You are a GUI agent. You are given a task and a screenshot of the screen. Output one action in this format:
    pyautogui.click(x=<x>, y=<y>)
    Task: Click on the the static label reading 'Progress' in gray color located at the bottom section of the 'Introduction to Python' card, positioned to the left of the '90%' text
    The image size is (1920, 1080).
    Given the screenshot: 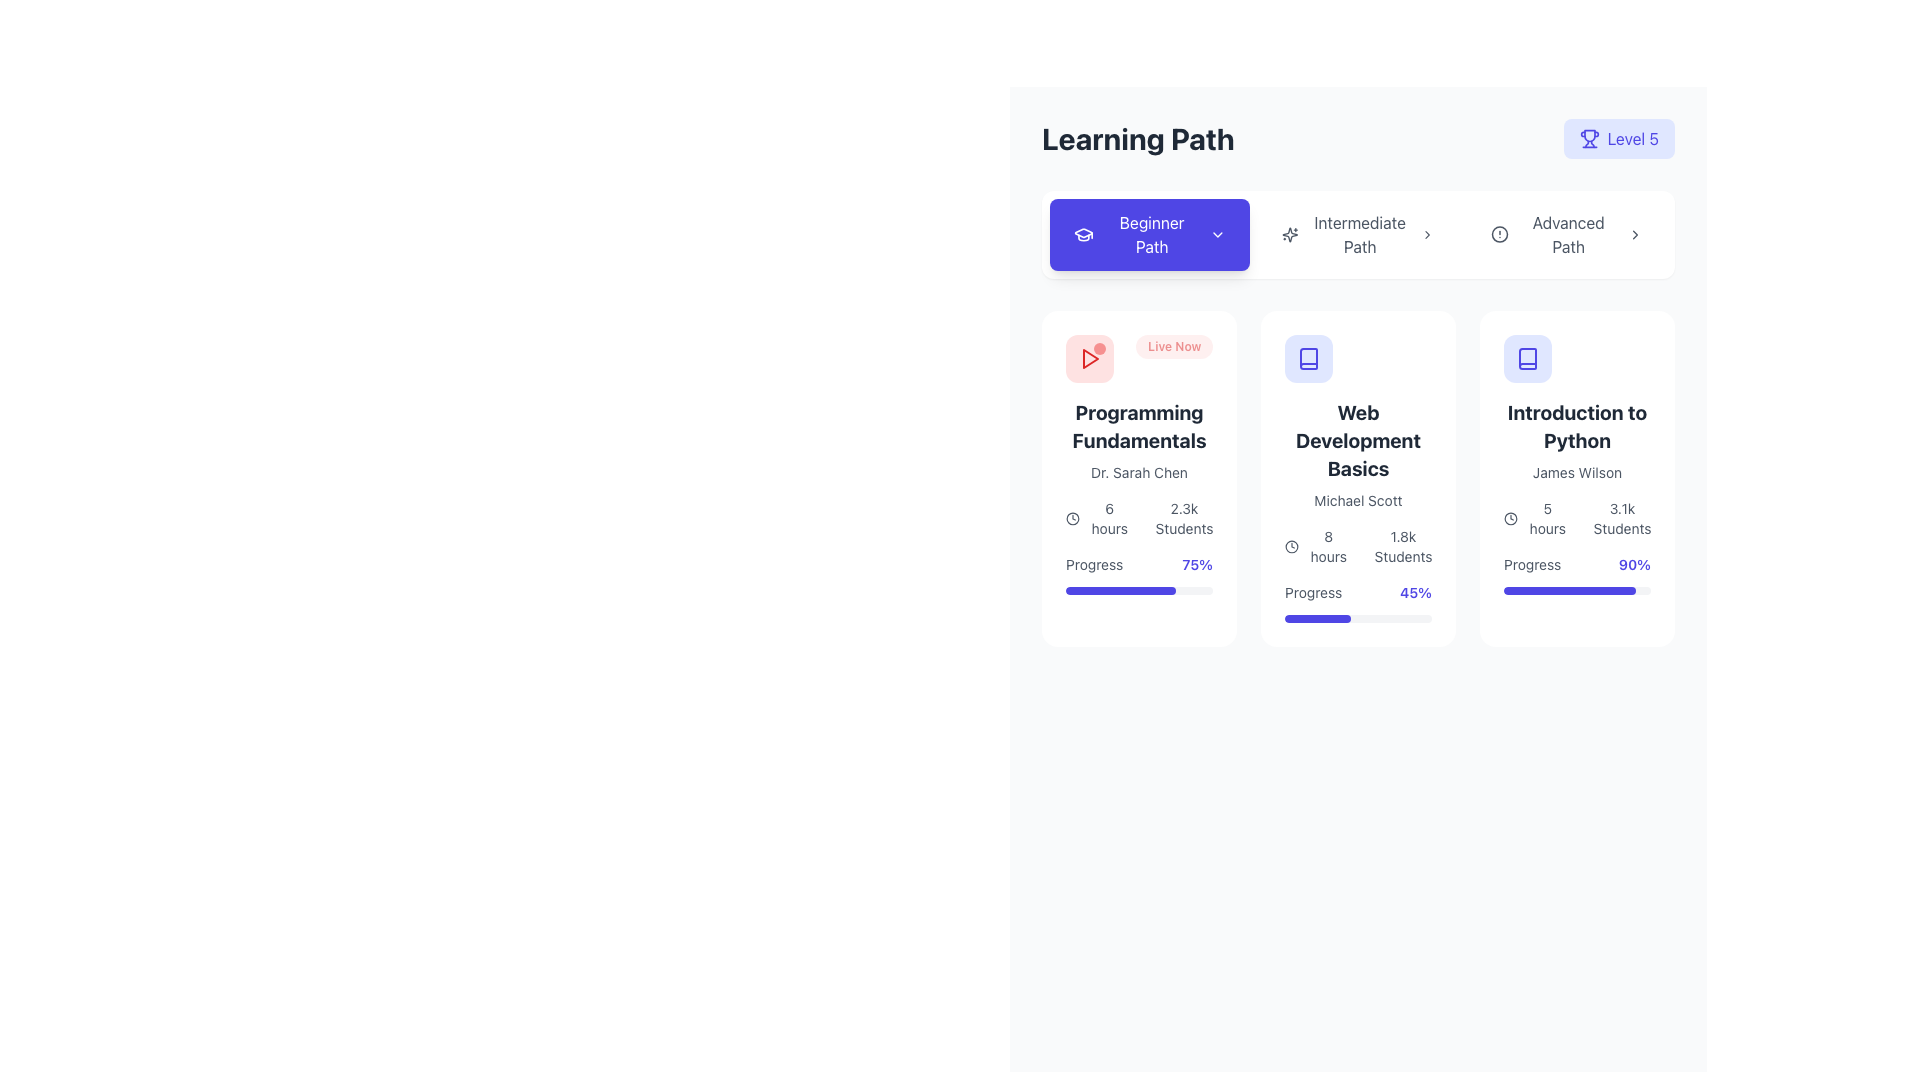 What is the action you would take?
    pyautogui.click(x=1531, y=564)
    